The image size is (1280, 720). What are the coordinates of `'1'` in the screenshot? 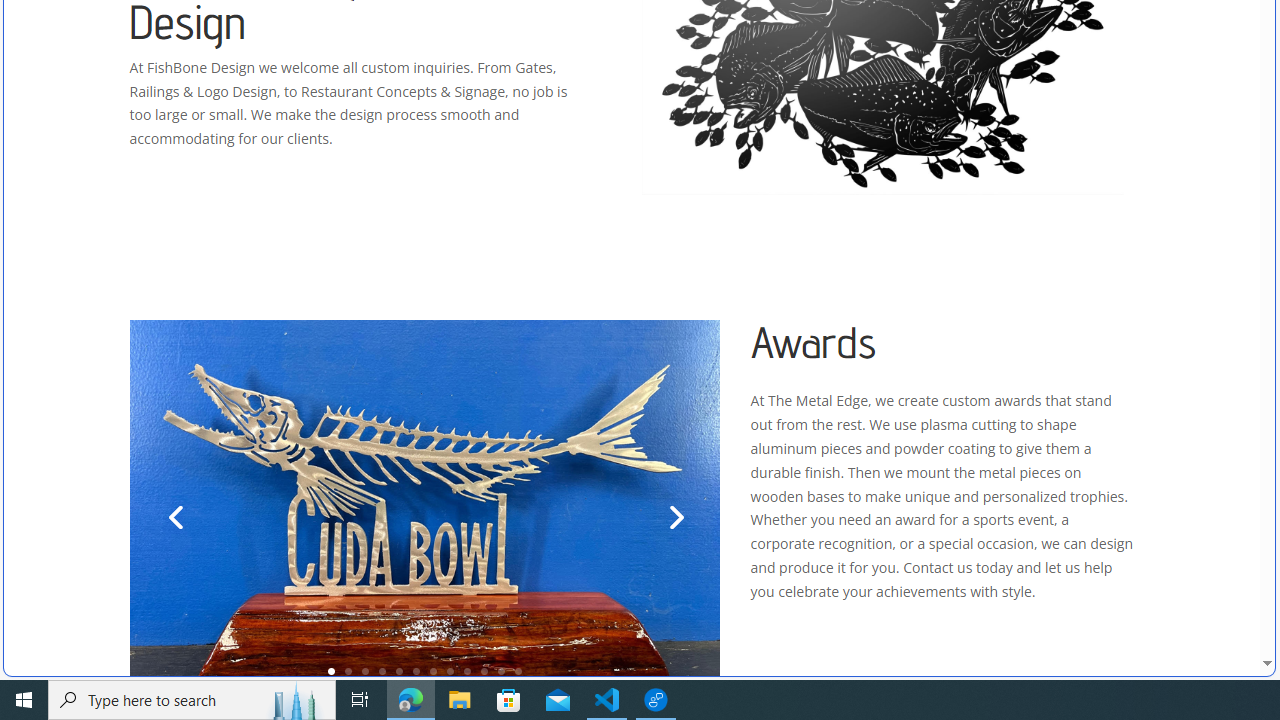 It's located at (331, 671).